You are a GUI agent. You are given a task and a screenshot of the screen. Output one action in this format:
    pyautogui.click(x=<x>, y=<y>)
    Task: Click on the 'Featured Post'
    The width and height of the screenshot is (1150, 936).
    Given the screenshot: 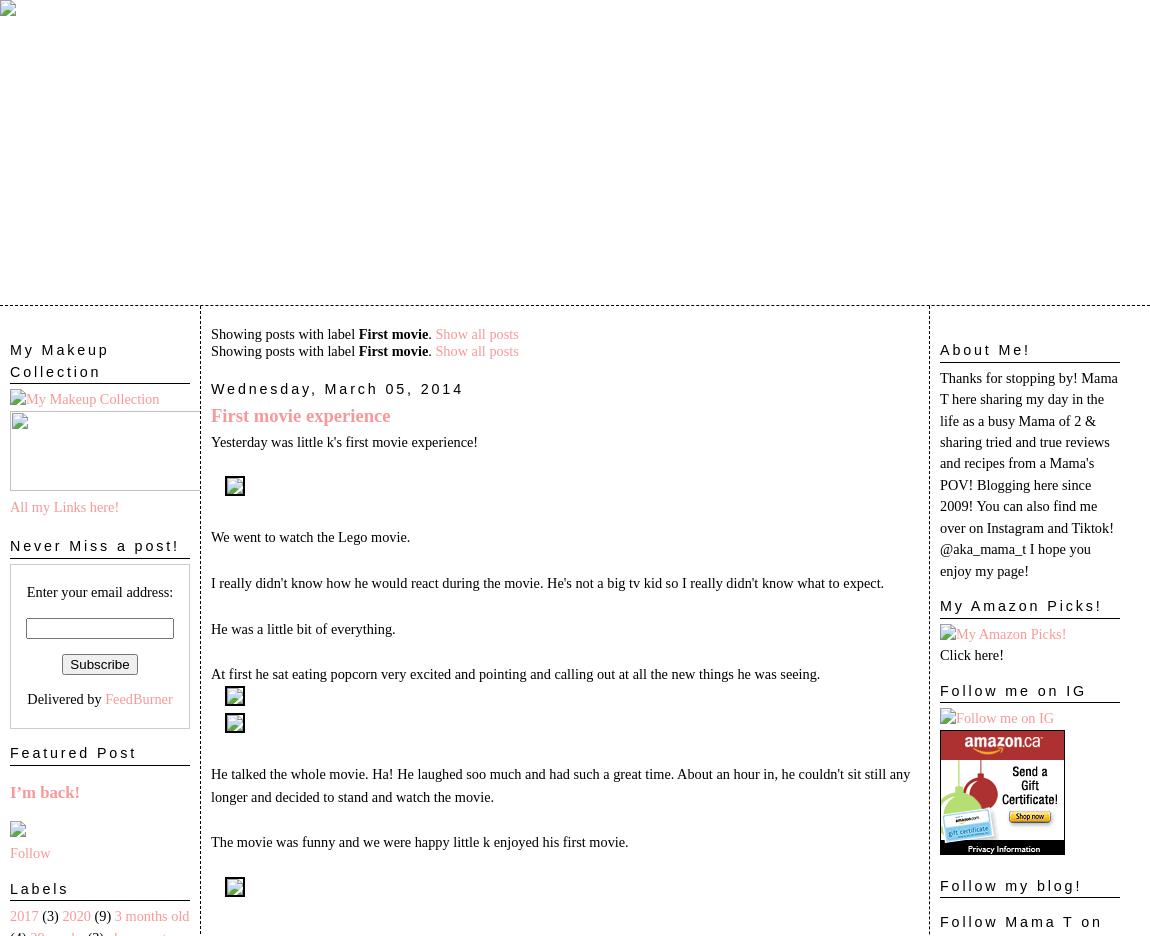 What is the action you would take?
    pyautogui.click(x=72, y=753)
    